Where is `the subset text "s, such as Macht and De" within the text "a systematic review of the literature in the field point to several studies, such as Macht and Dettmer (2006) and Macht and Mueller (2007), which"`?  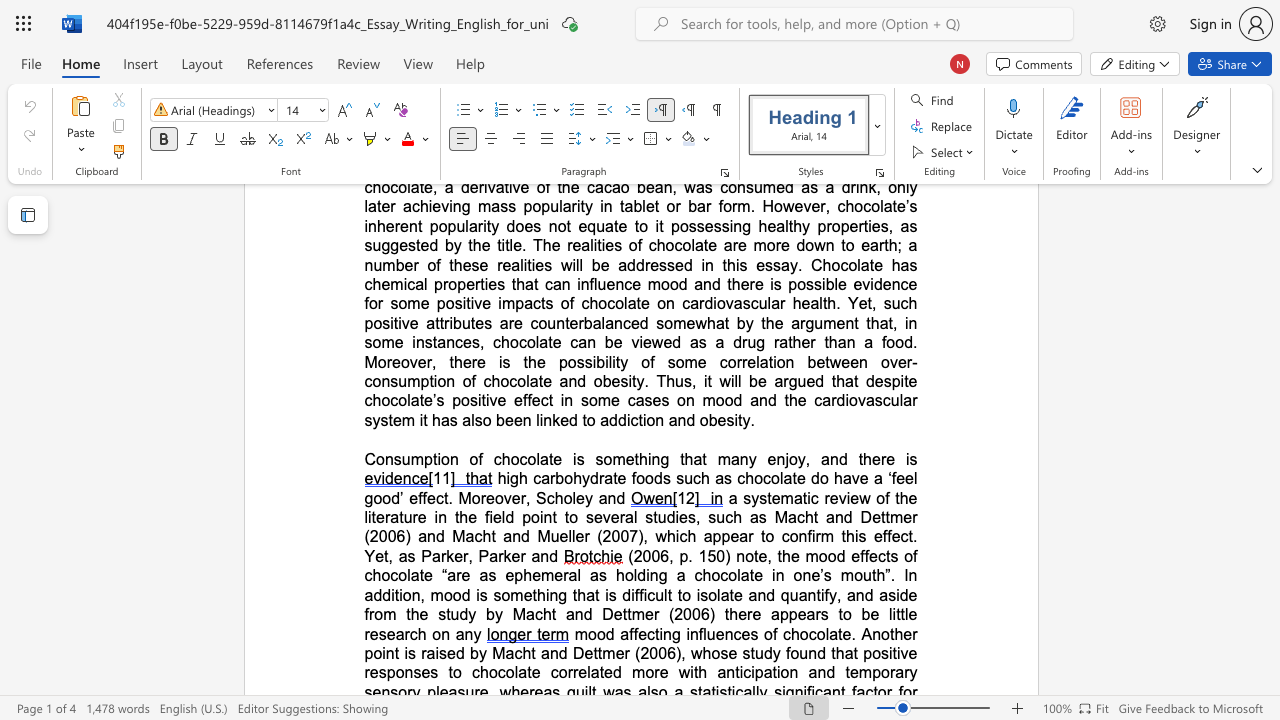 the subset text "s, such as Macht and De" within the text "a systematic review of the literature in the field point to several studies, such as Macht and Dettmer (2006) and Macht and Mueller (2007), which" is located at coordinates (688, 516).